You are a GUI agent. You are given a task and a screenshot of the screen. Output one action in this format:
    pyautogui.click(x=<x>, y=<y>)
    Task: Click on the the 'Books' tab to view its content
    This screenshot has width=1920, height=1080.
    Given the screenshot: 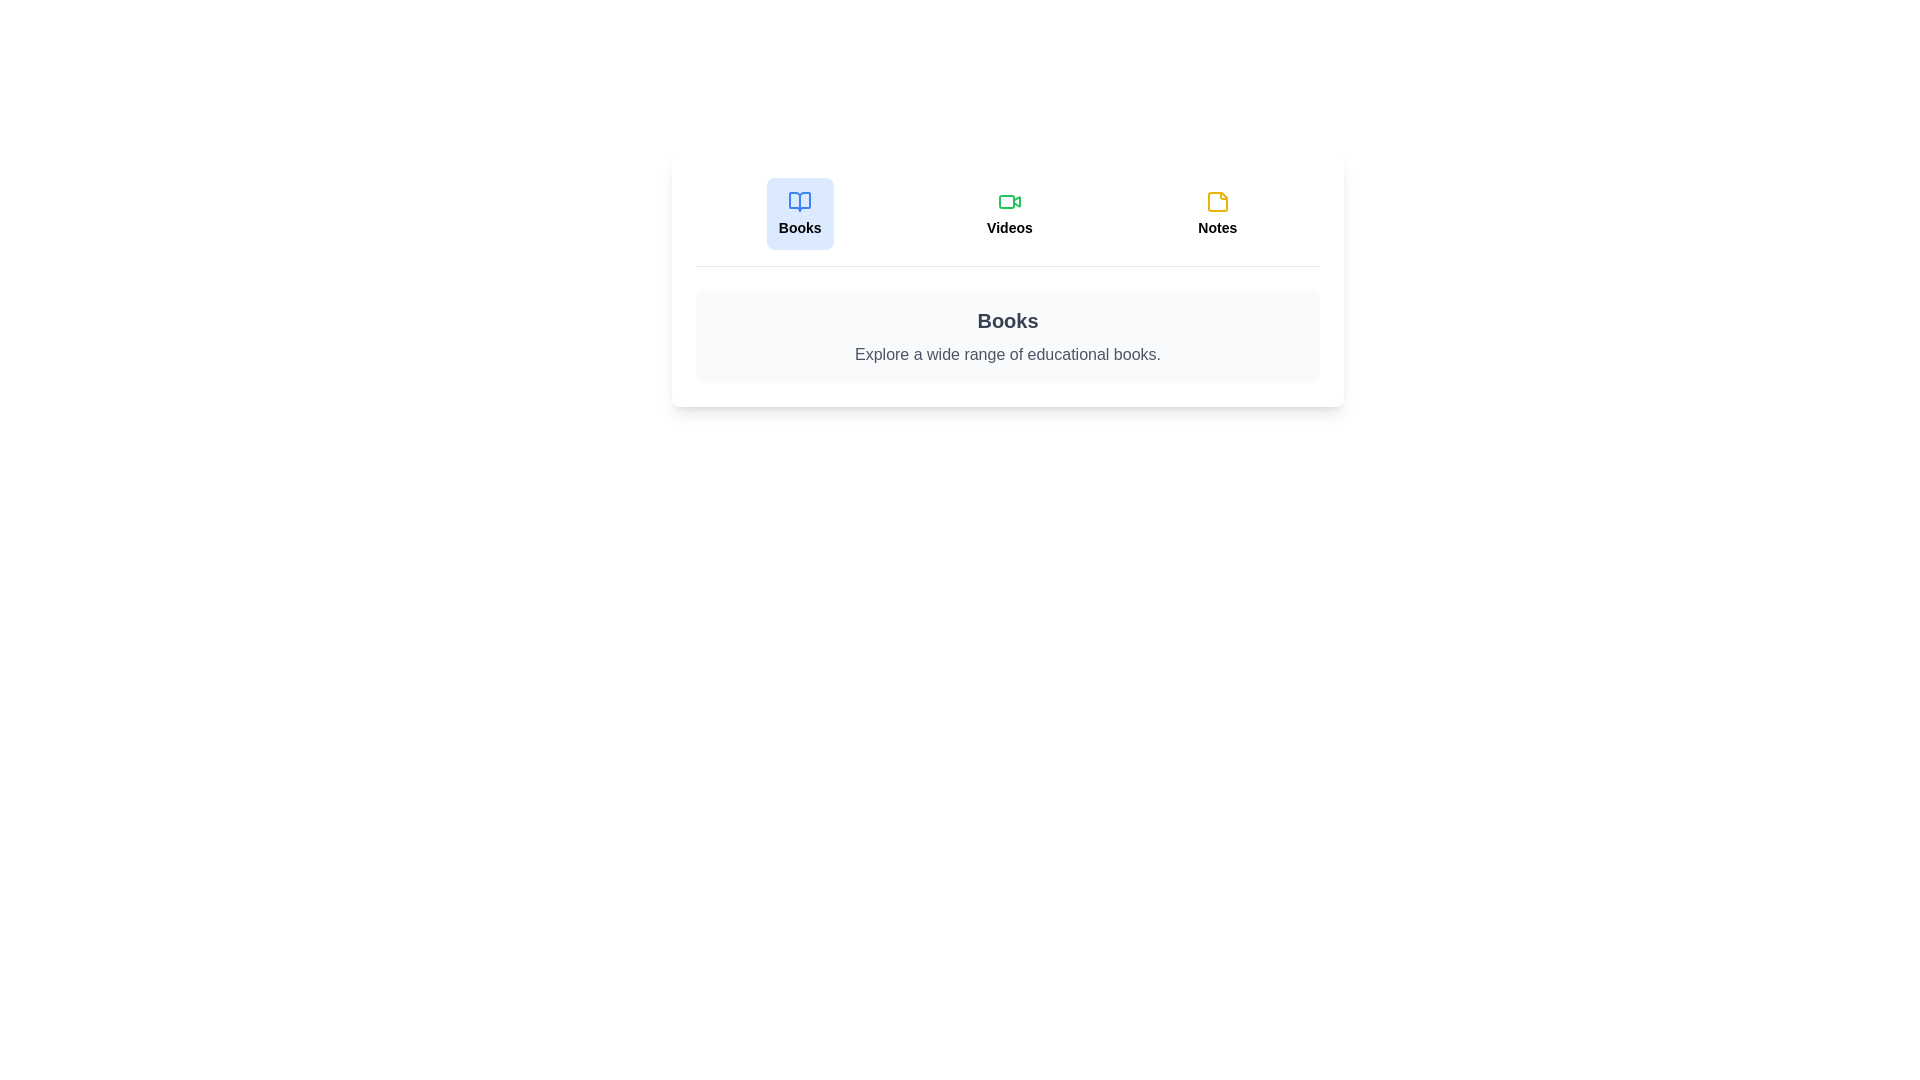 What is the action you would take?
    pyautogui.click(x=800, y=213)
    